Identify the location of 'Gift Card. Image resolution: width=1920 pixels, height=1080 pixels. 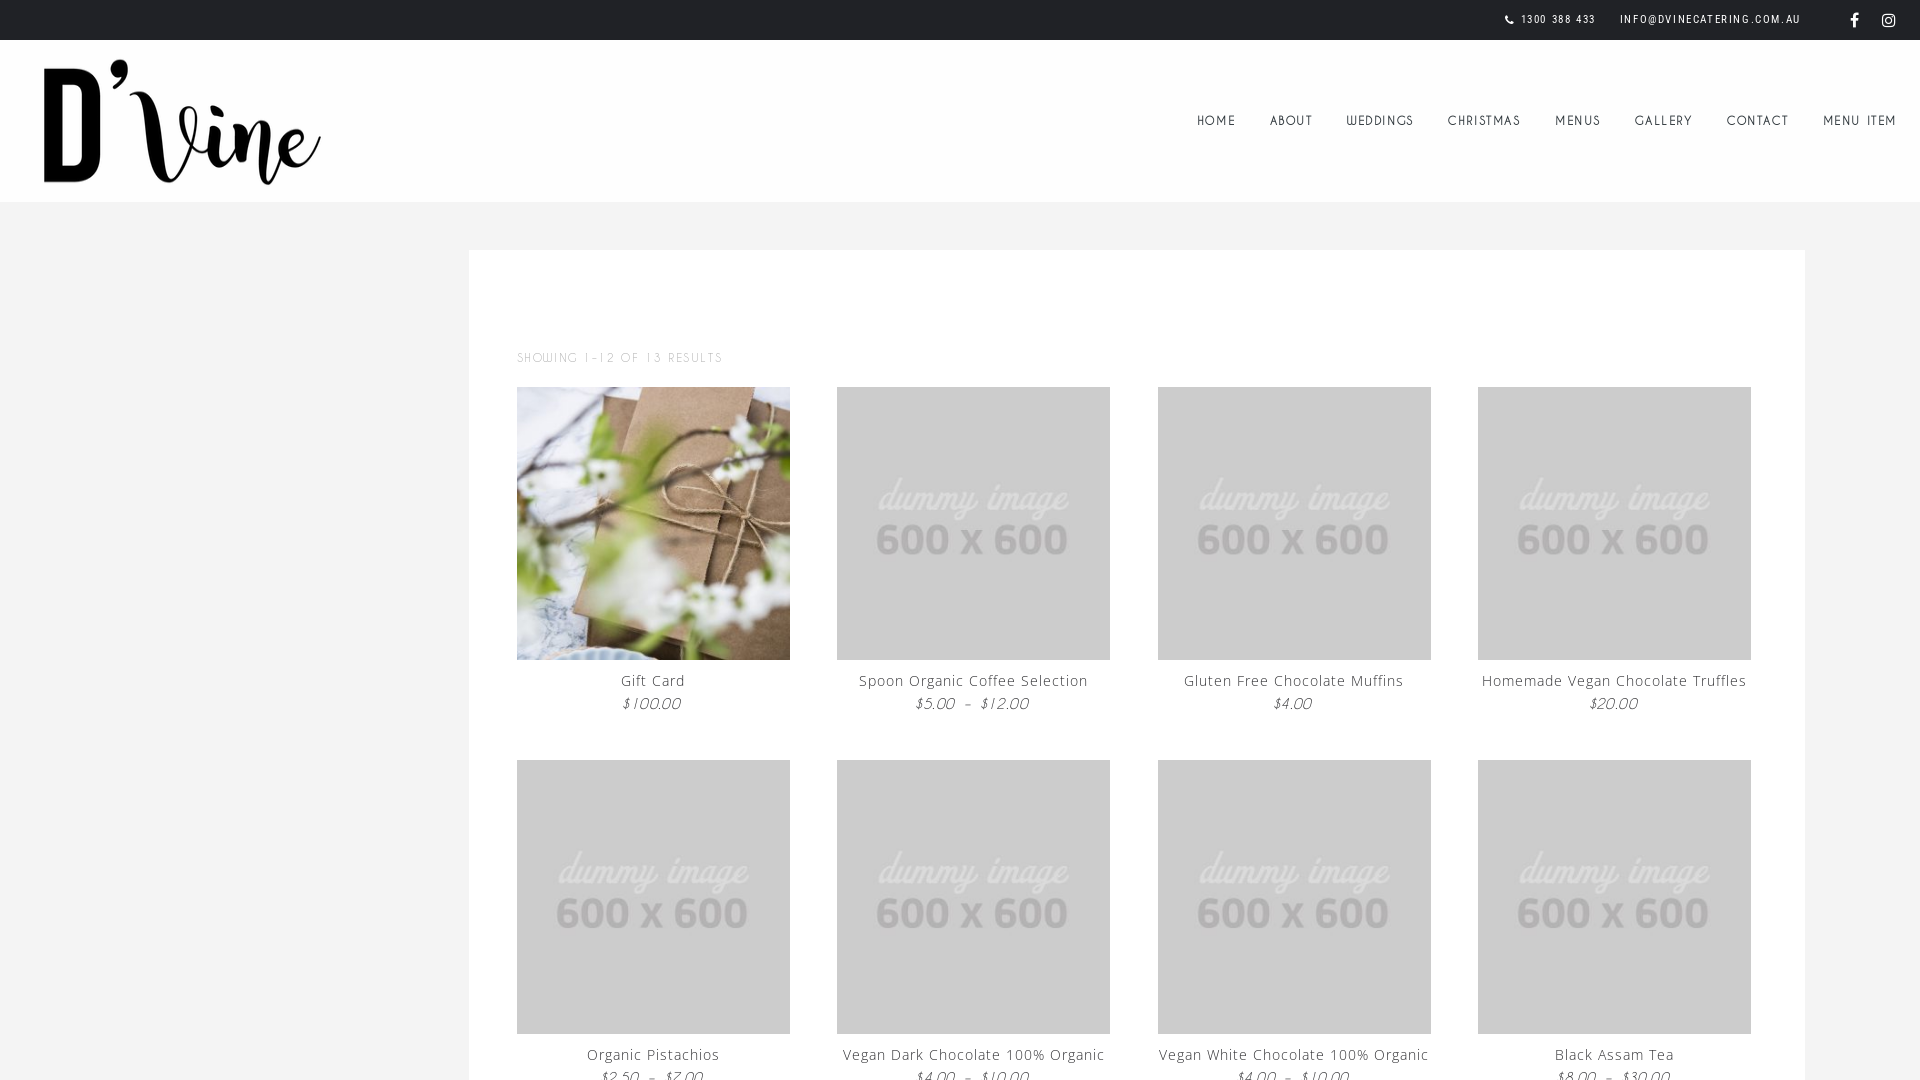
(652, 552).